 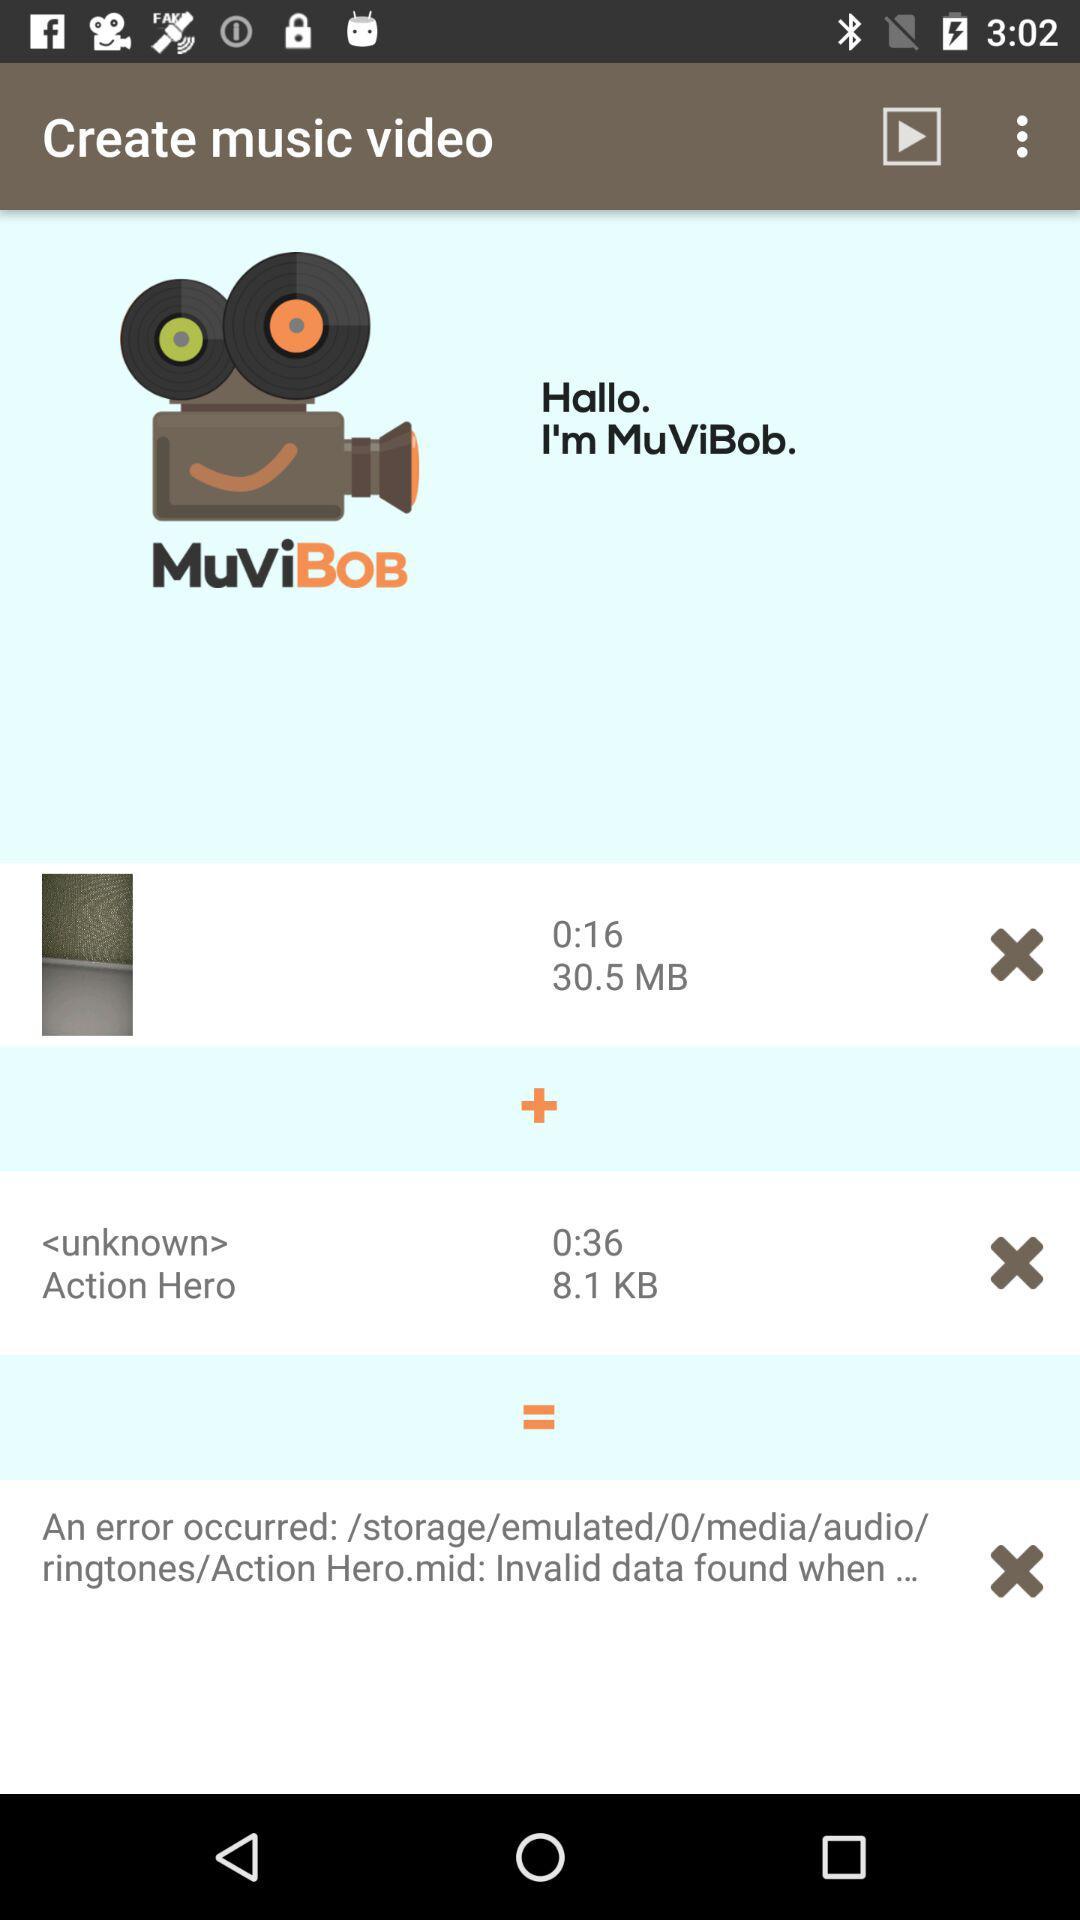 What do you see at coordinates (1017, 1262) in the screenshot?
I see `the cross in the second option` at bounding box center [1017, 1262].